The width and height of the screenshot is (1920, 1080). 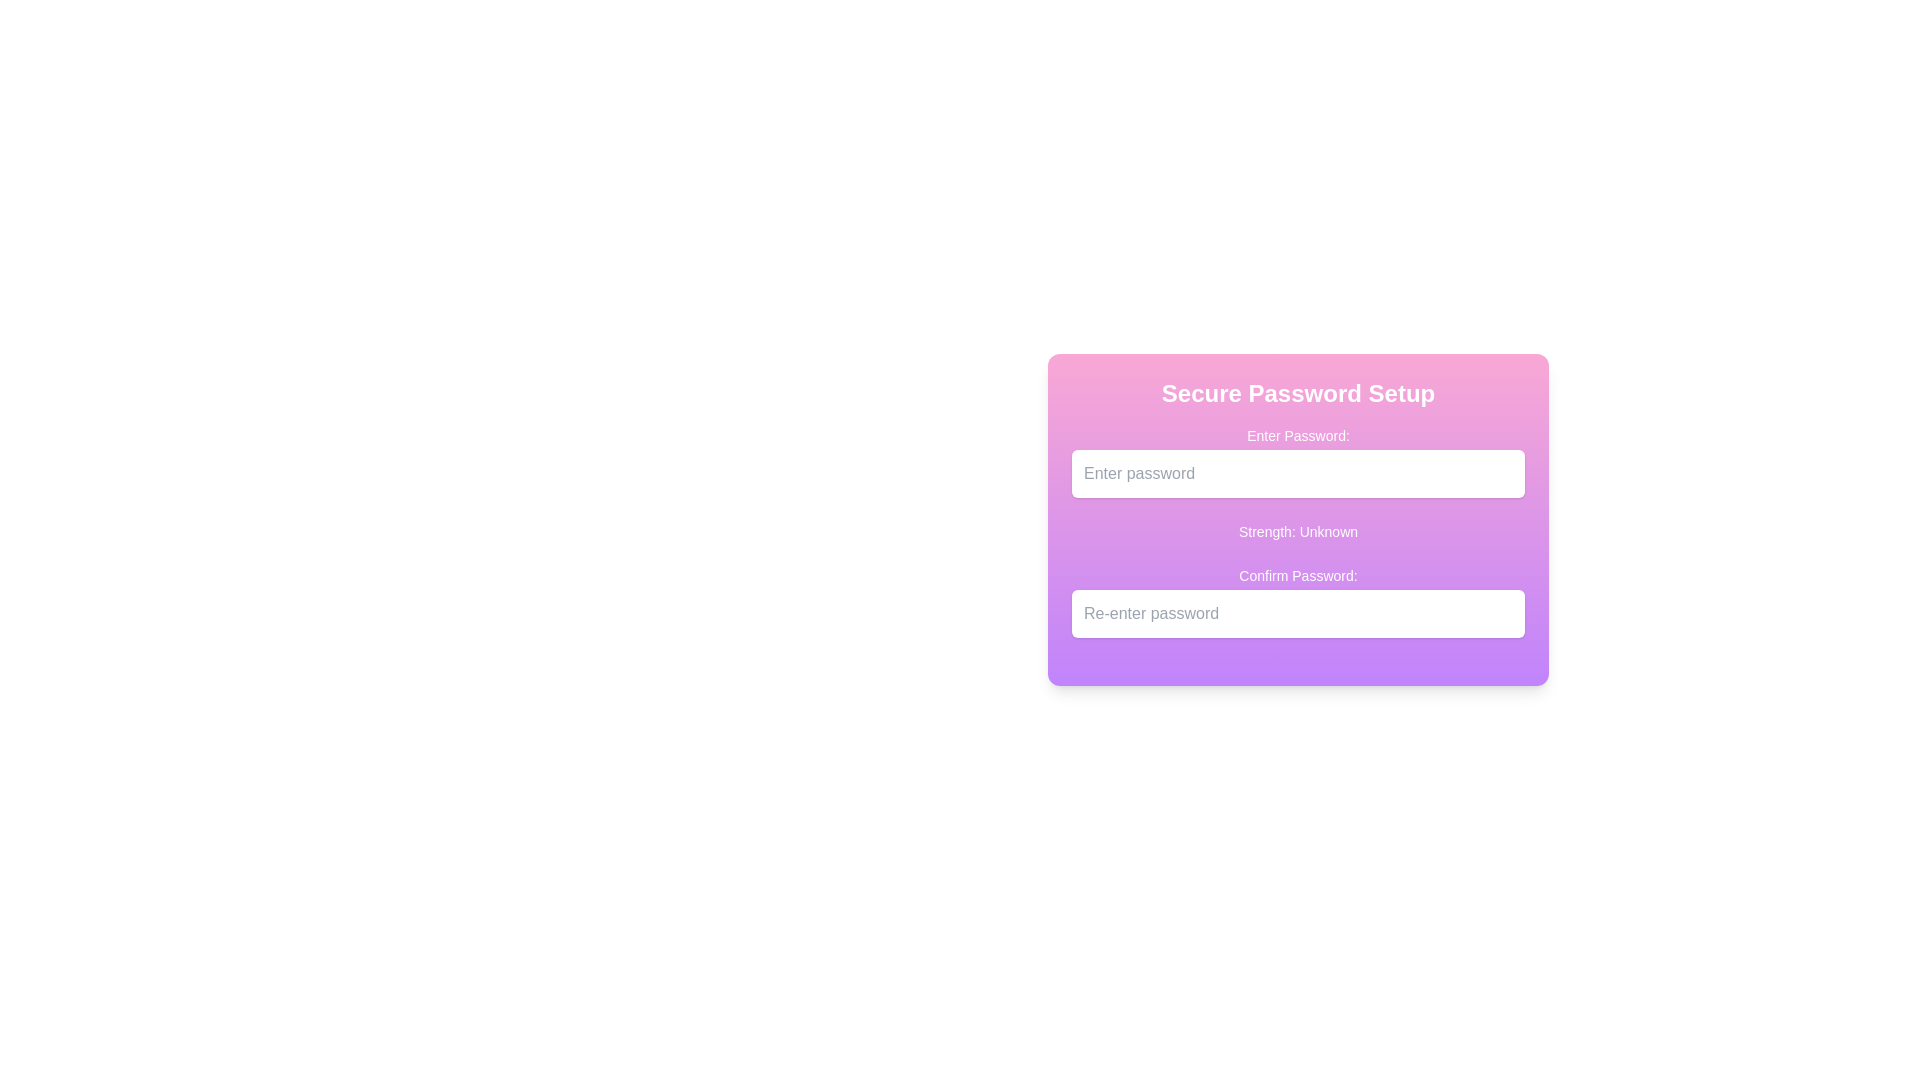 What do you see at coordinates (1298, 531) in the screenshot?
I see `the non-interactive label indicating the strength of the password, located directly below the 'Enter Password' input field and above the 'Confirm Password' label` at bounding box center [1298, 531].